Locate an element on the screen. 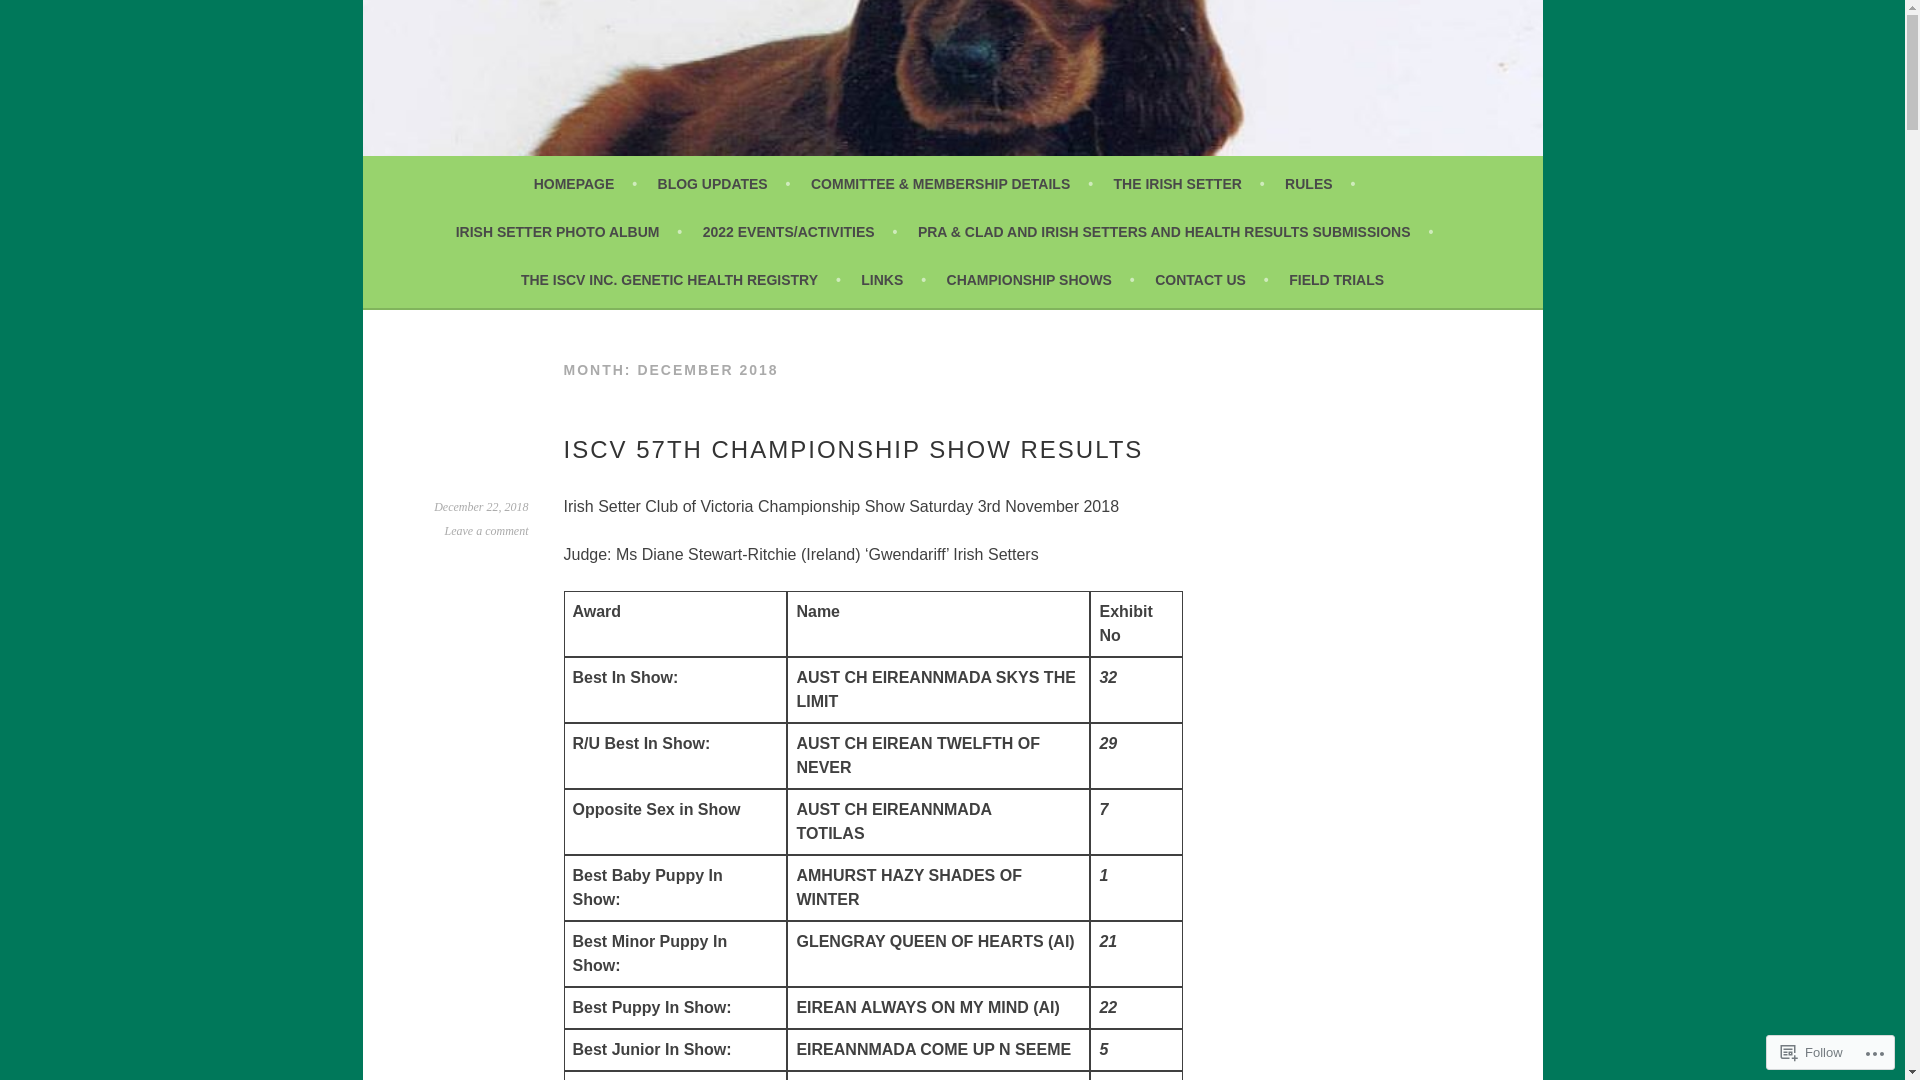  'ISCV 57TH CHAMPIONSHIP SHOW RESULTS' is located at coordinates (854, 448).